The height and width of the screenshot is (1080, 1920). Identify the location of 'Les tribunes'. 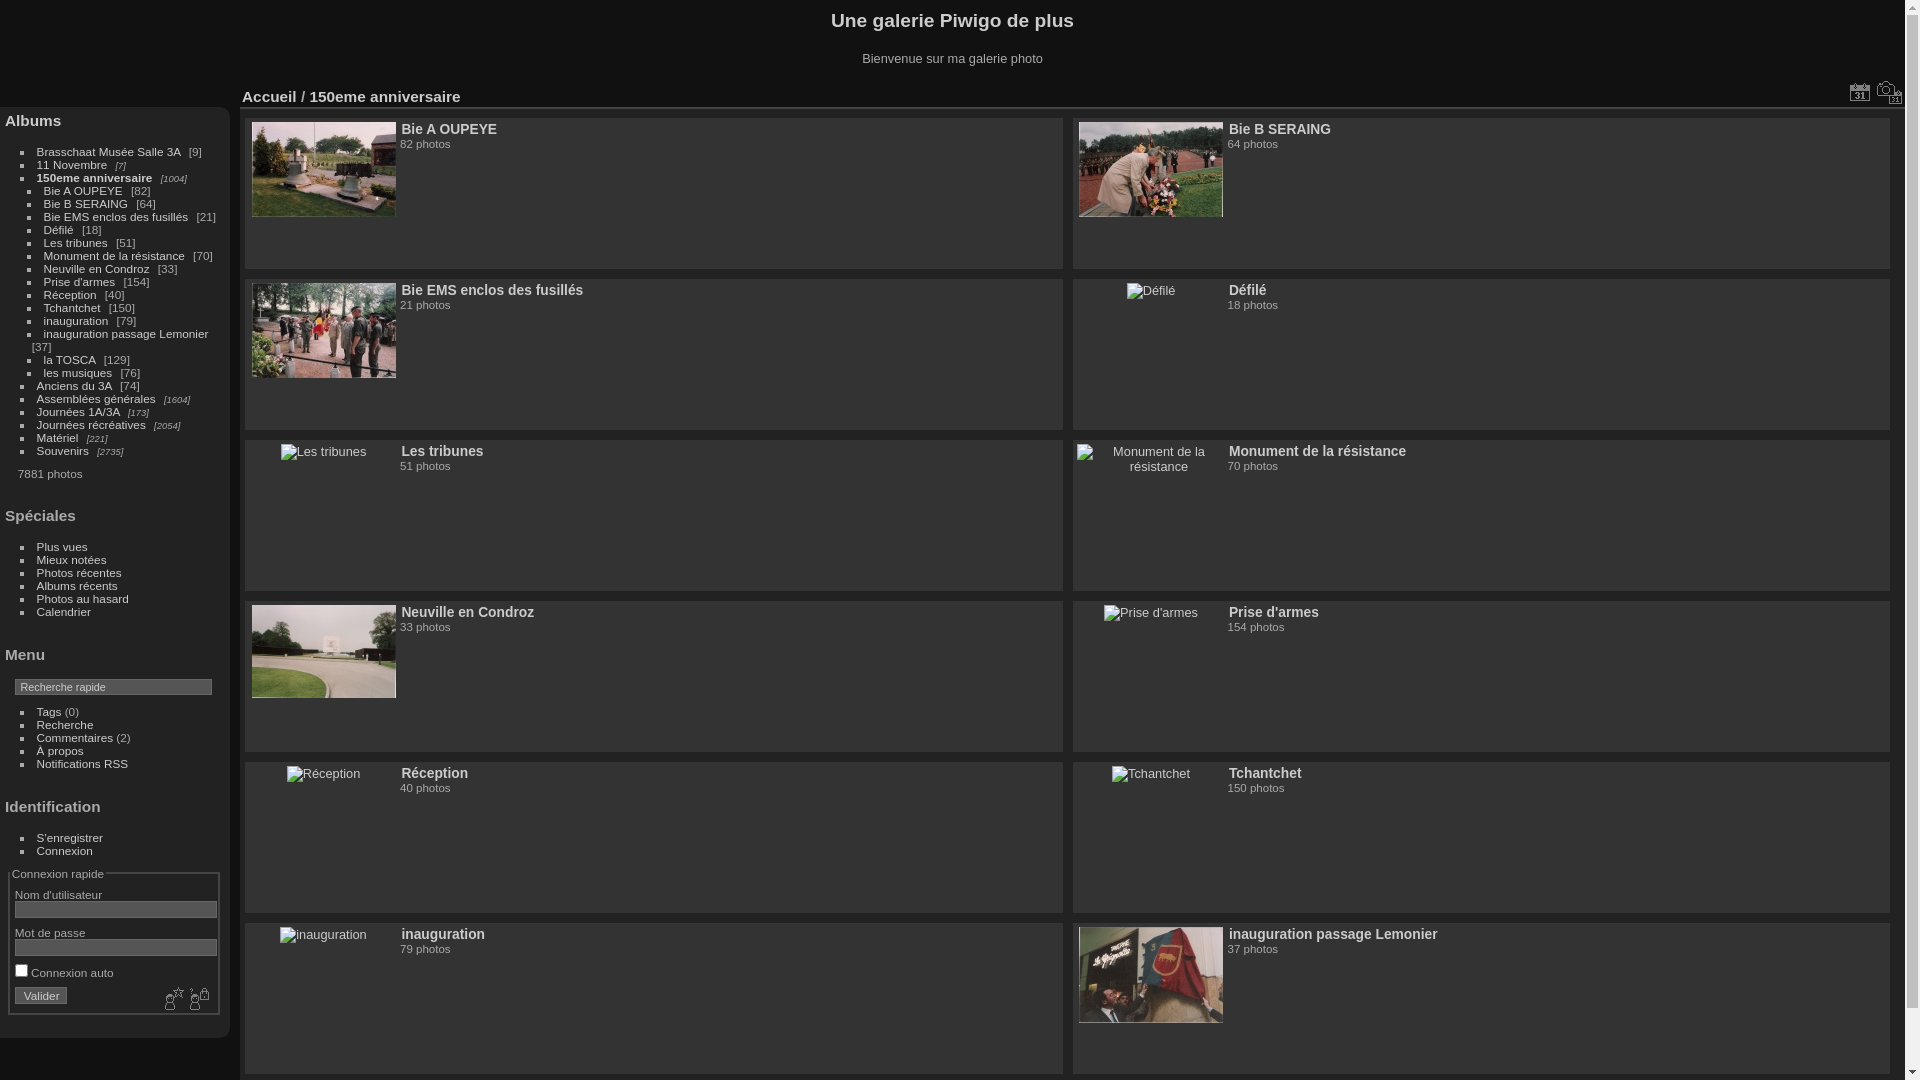
(440, 451).